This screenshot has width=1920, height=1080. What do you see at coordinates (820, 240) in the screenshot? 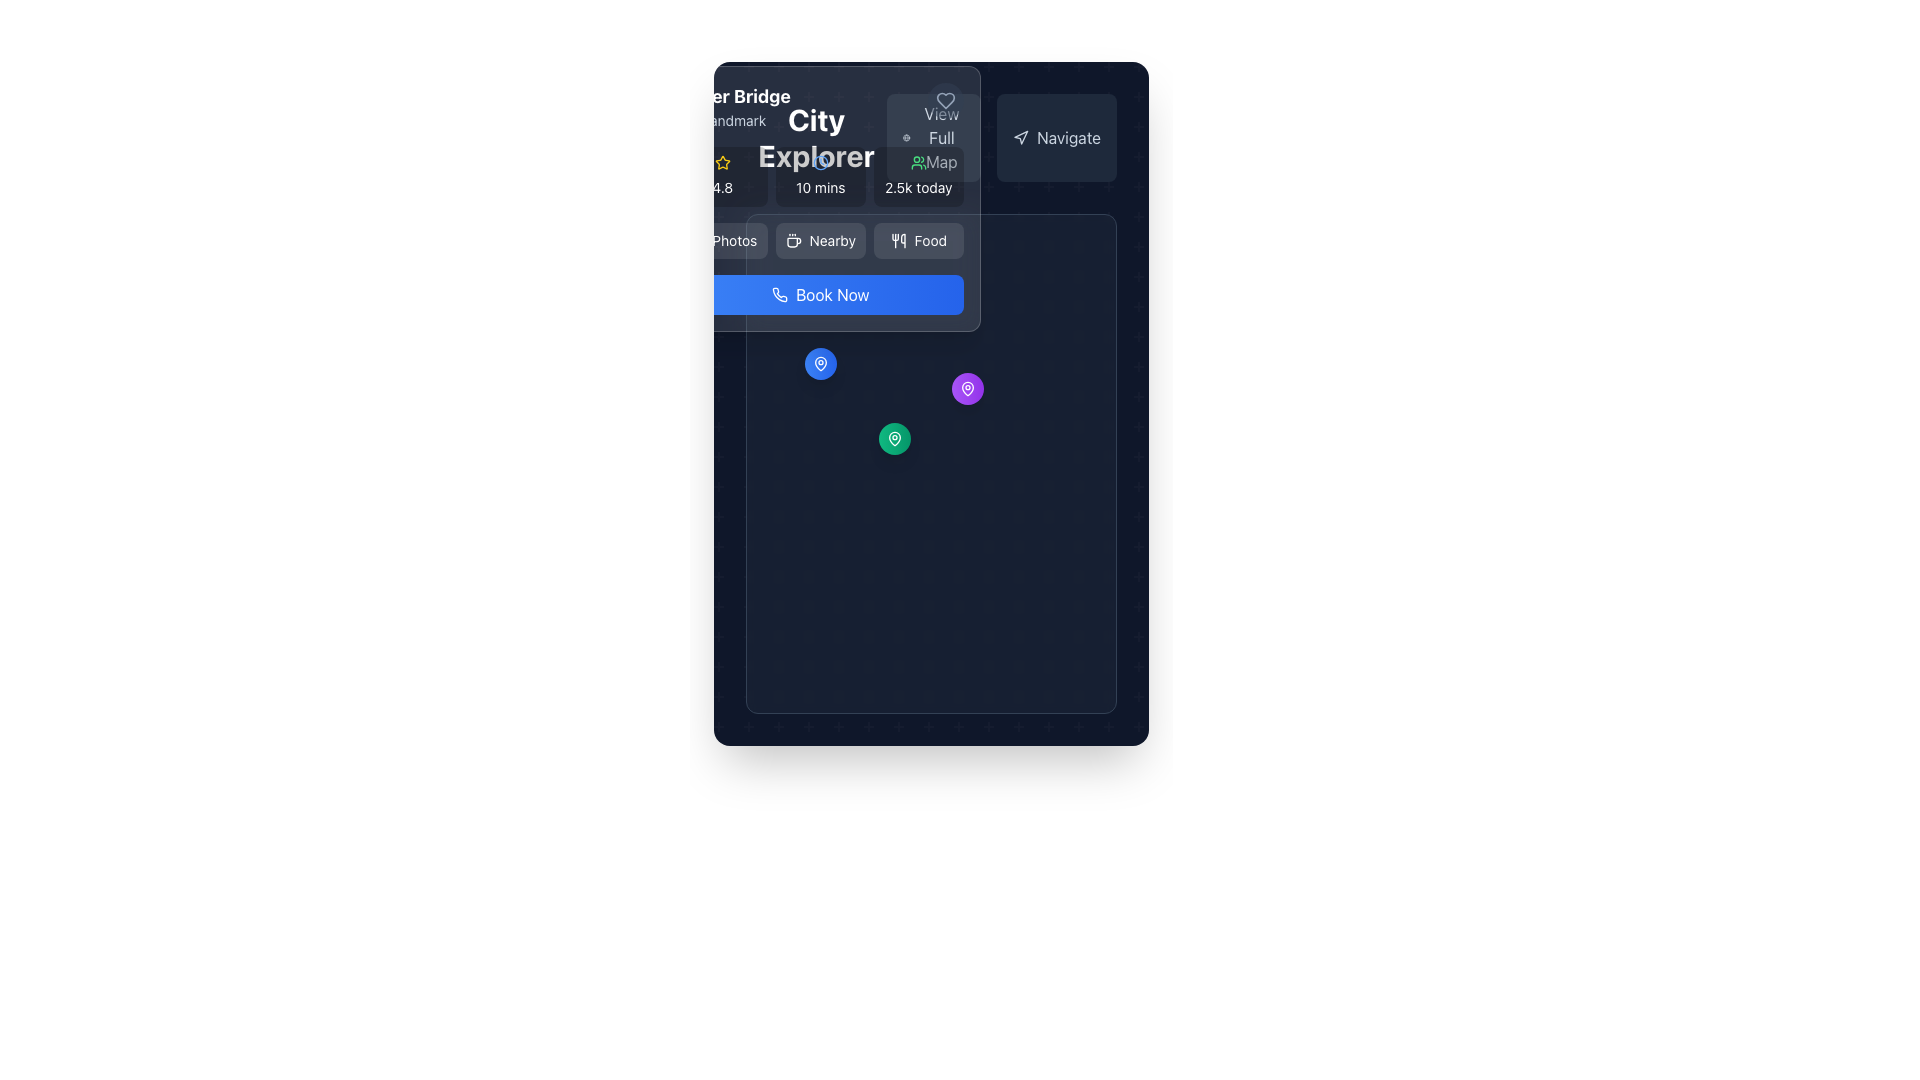
I see `the 'Nearby' button, which is the second button in a row of three, featuring a coffee cup icon and the text 'Nearby'` at bounding box center [820, 240].